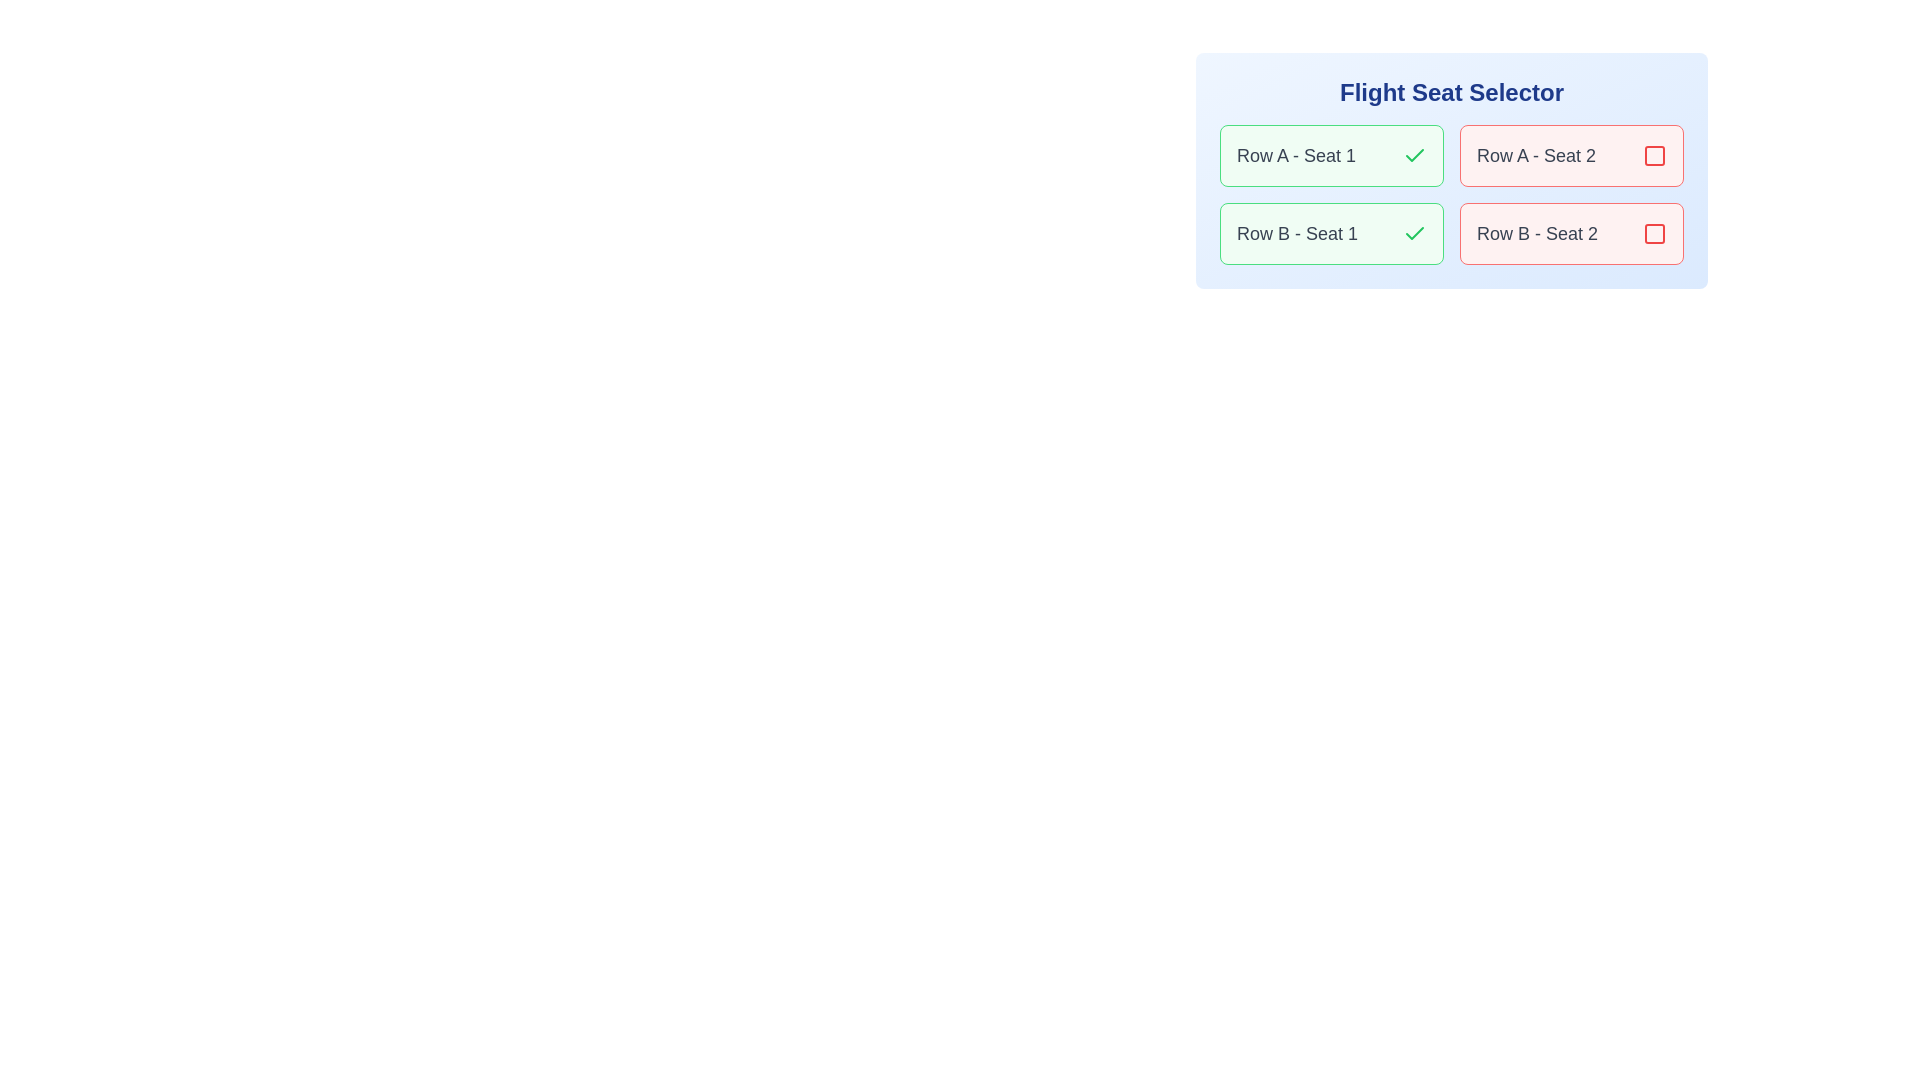  I want to click on the Decorative SVG element that visually represents the unselected state of the 'Row B - Seat 2' button in the seat selection grid, so click(1655, 233).